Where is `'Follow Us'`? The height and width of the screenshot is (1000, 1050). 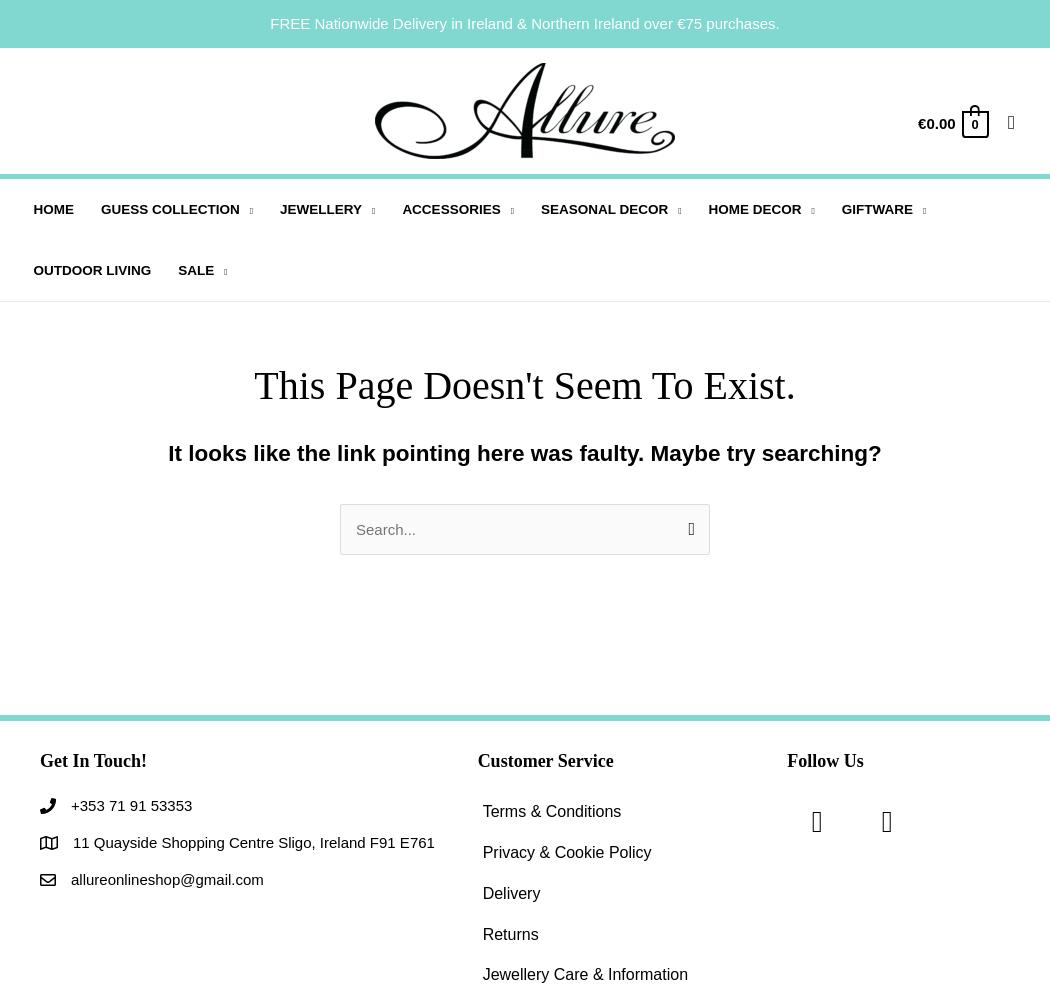 'Follow Us' is located at coordinates (823, 760).